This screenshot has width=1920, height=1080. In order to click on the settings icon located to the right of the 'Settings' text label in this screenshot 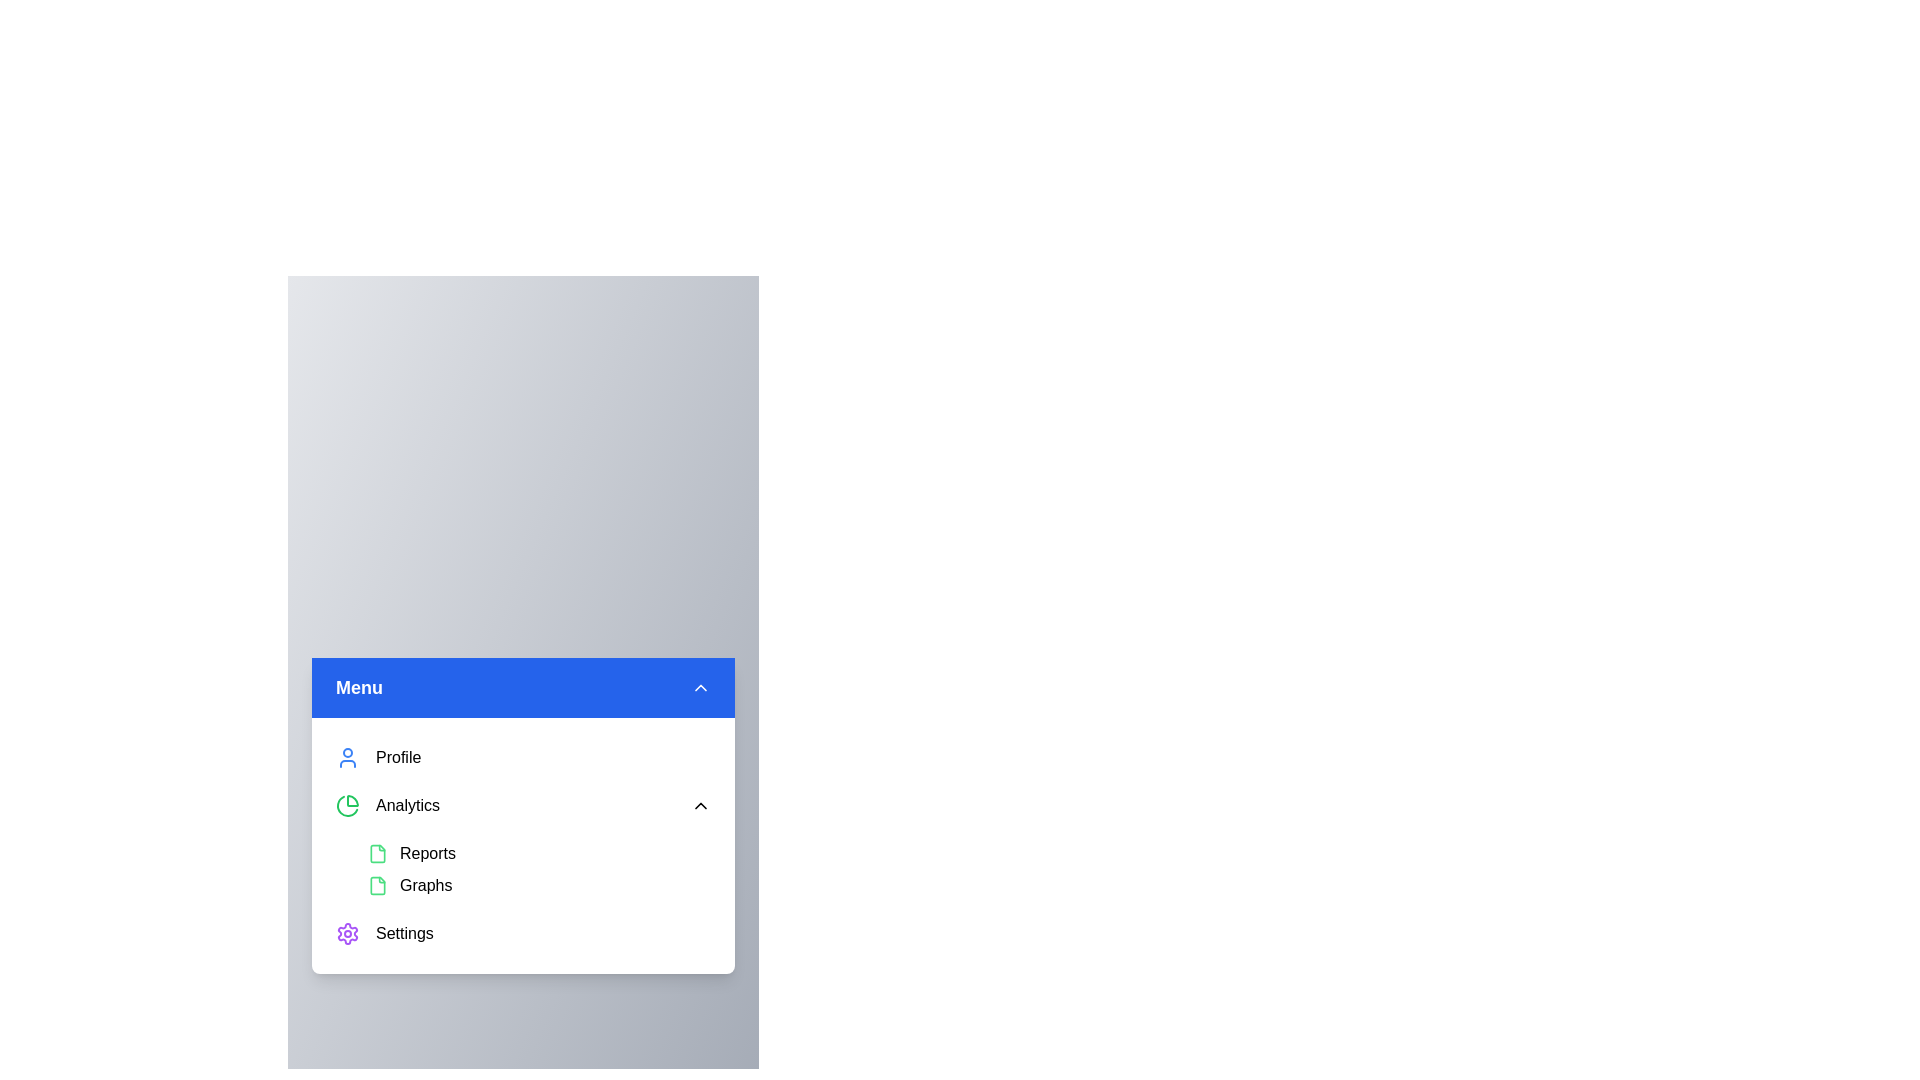, I will do `click(347, 933)`.